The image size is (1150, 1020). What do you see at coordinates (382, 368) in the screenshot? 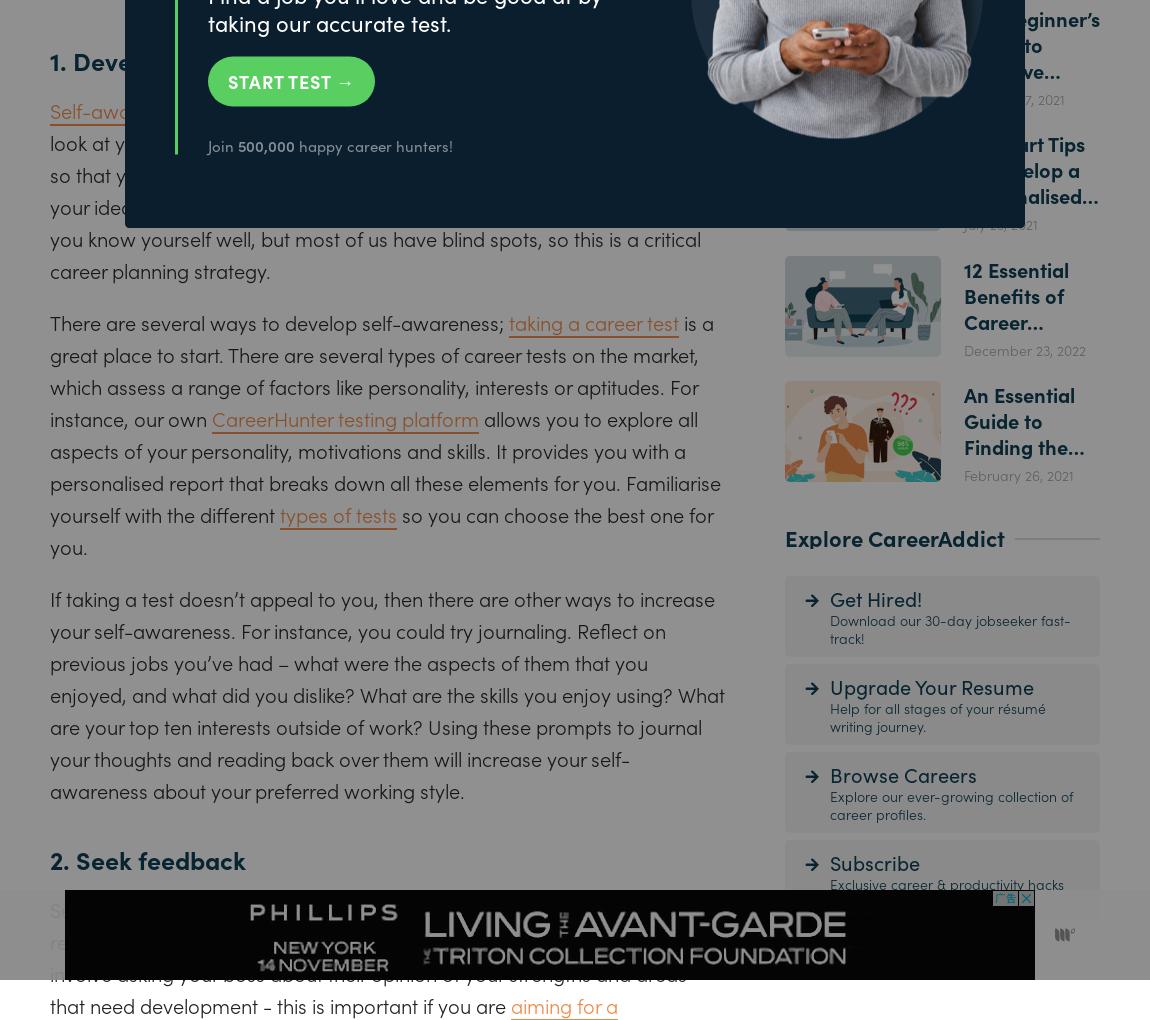
I see `'is a great place to start. There are several types of career tests on the market, which assess a range of factors like personality, interests or aptitudes. For instance, our own'` at bounding box center [382, 368].